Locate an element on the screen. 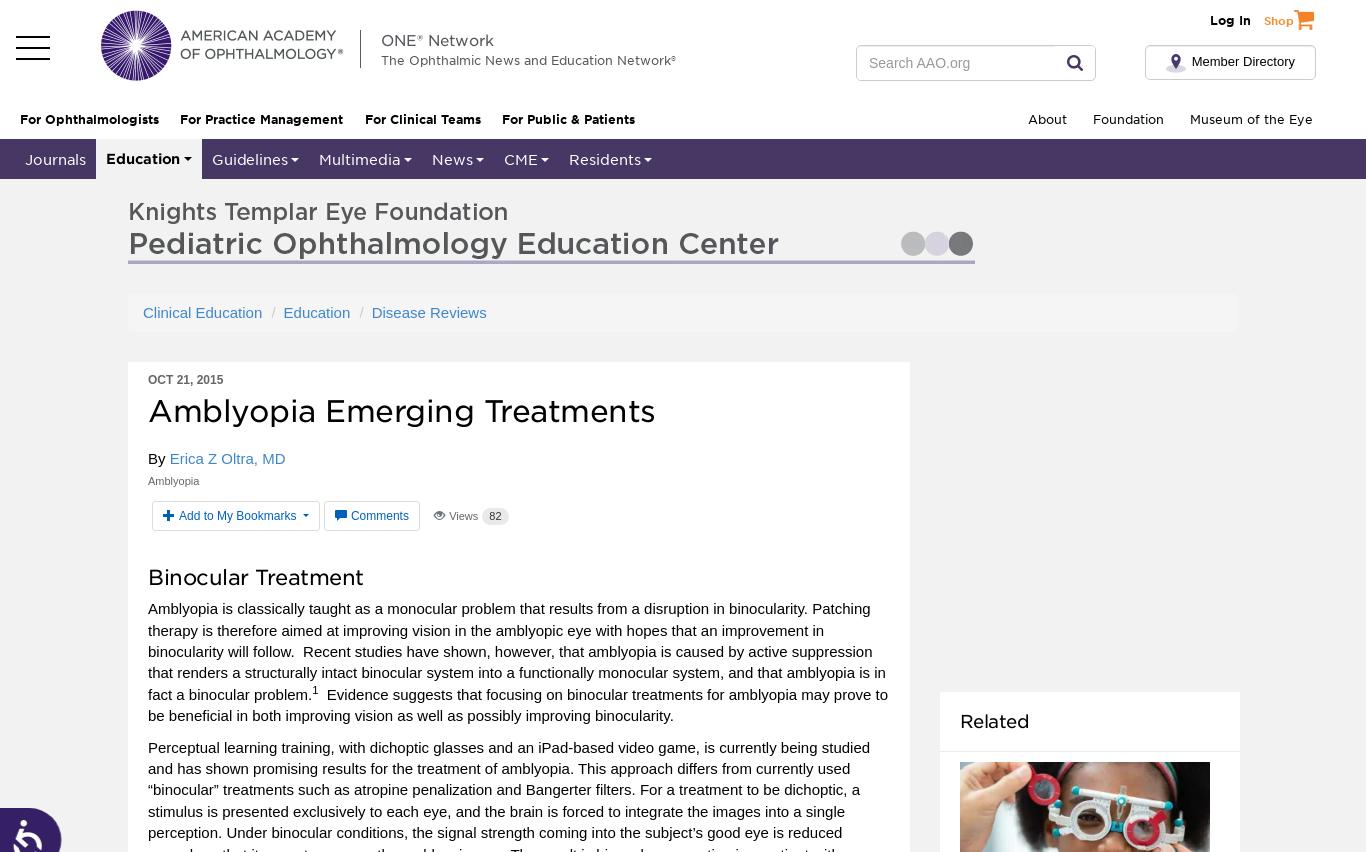 Image resolution: width=1366 pixels, height=852 pixels. 'Log In' is located at coordinates (1210, 19).